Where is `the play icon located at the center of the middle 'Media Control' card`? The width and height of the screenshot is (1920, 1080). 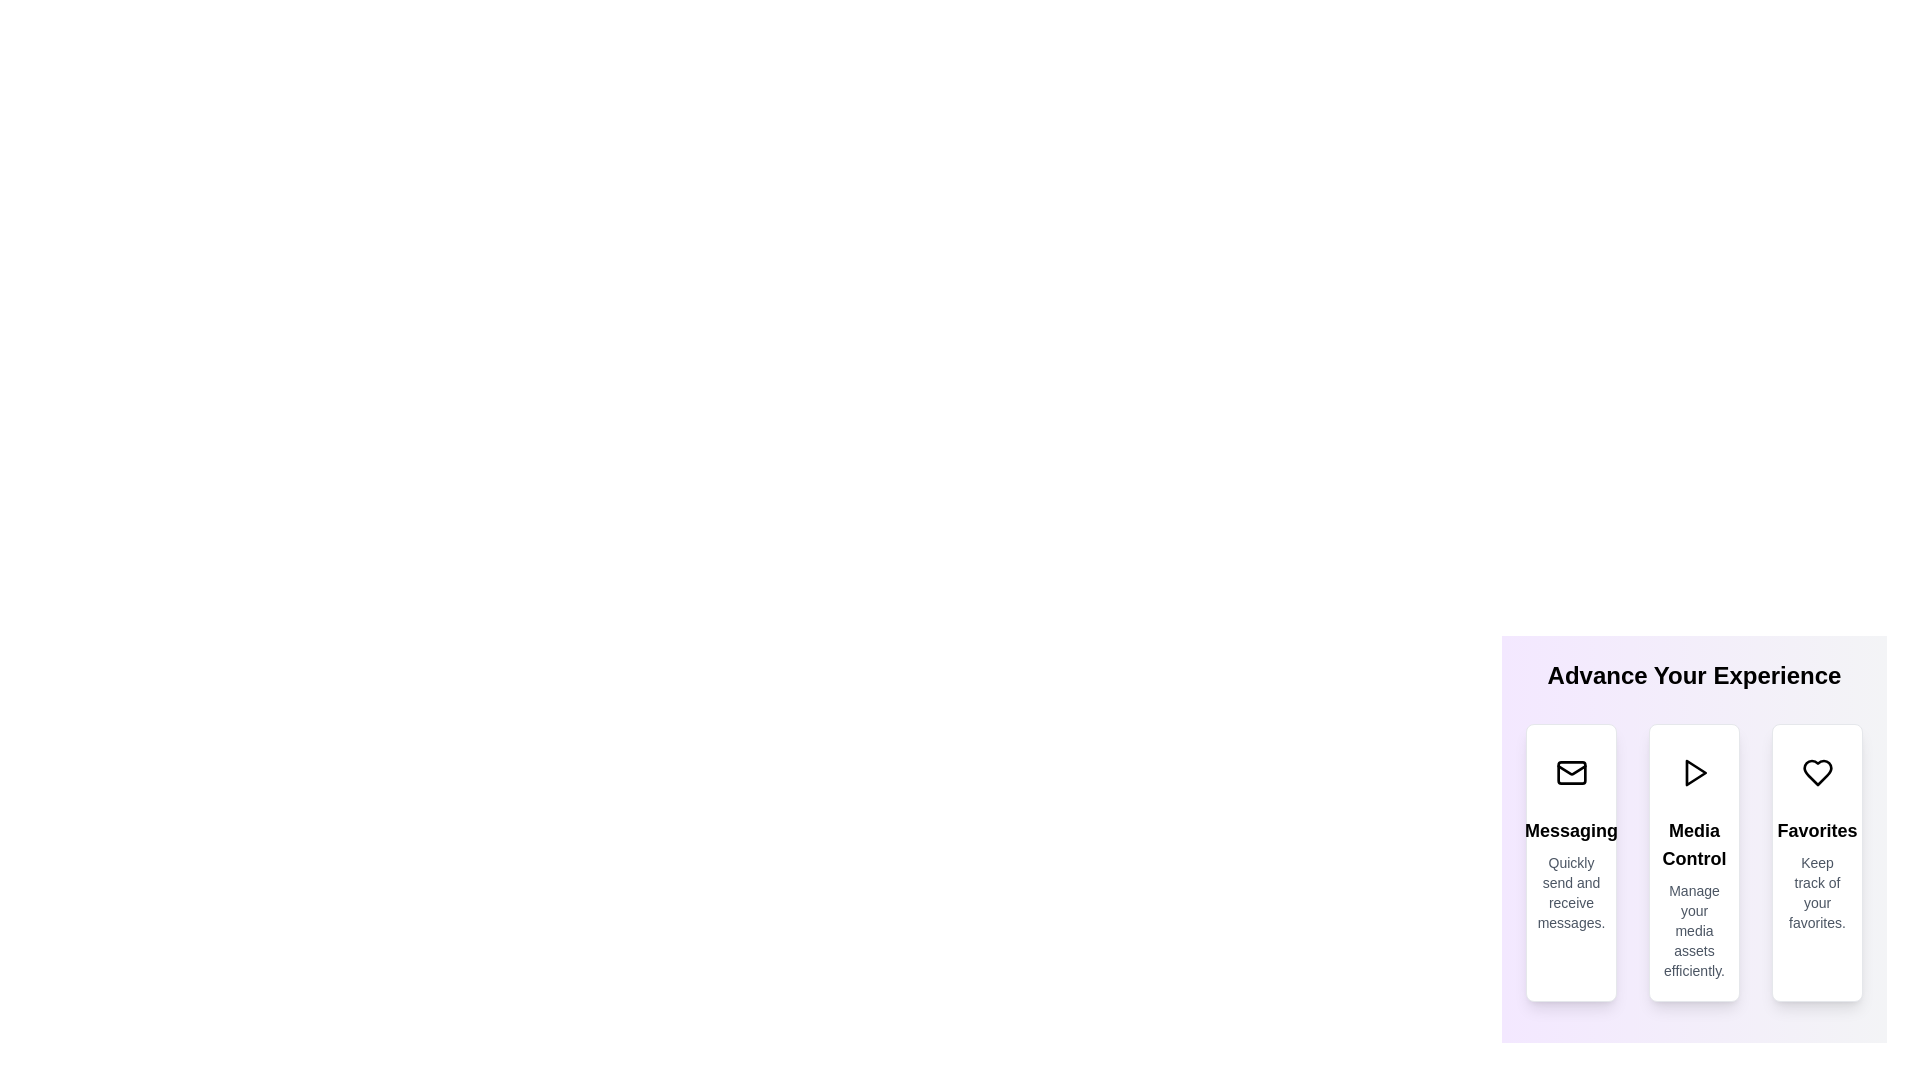 the play icon located at the center of the middle 'Media Control' card is located at coordinates (1693, 771).